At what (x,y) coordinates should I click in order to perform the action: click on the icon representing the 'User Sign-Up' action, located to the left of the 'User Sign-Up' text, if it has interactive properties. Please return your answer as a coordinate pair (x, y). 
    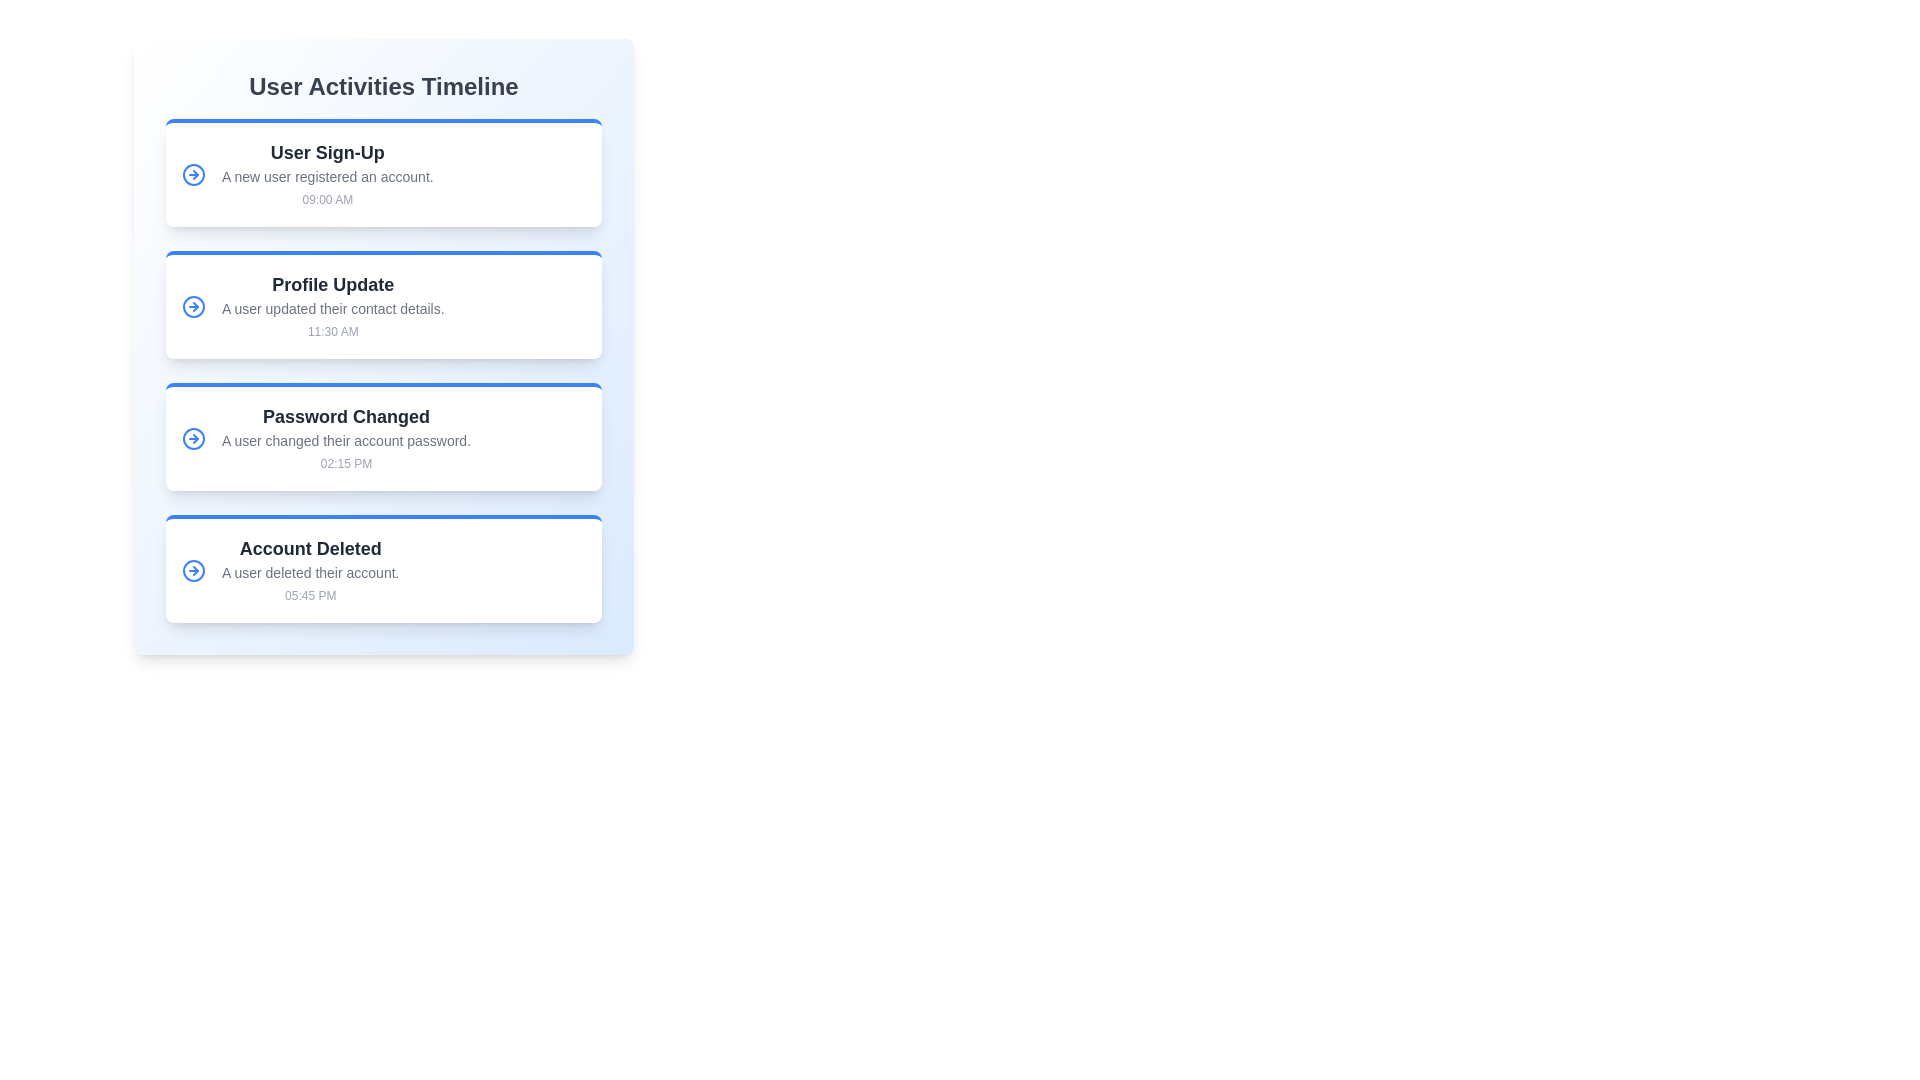
    Looking at the image, I should click on (193, 173).